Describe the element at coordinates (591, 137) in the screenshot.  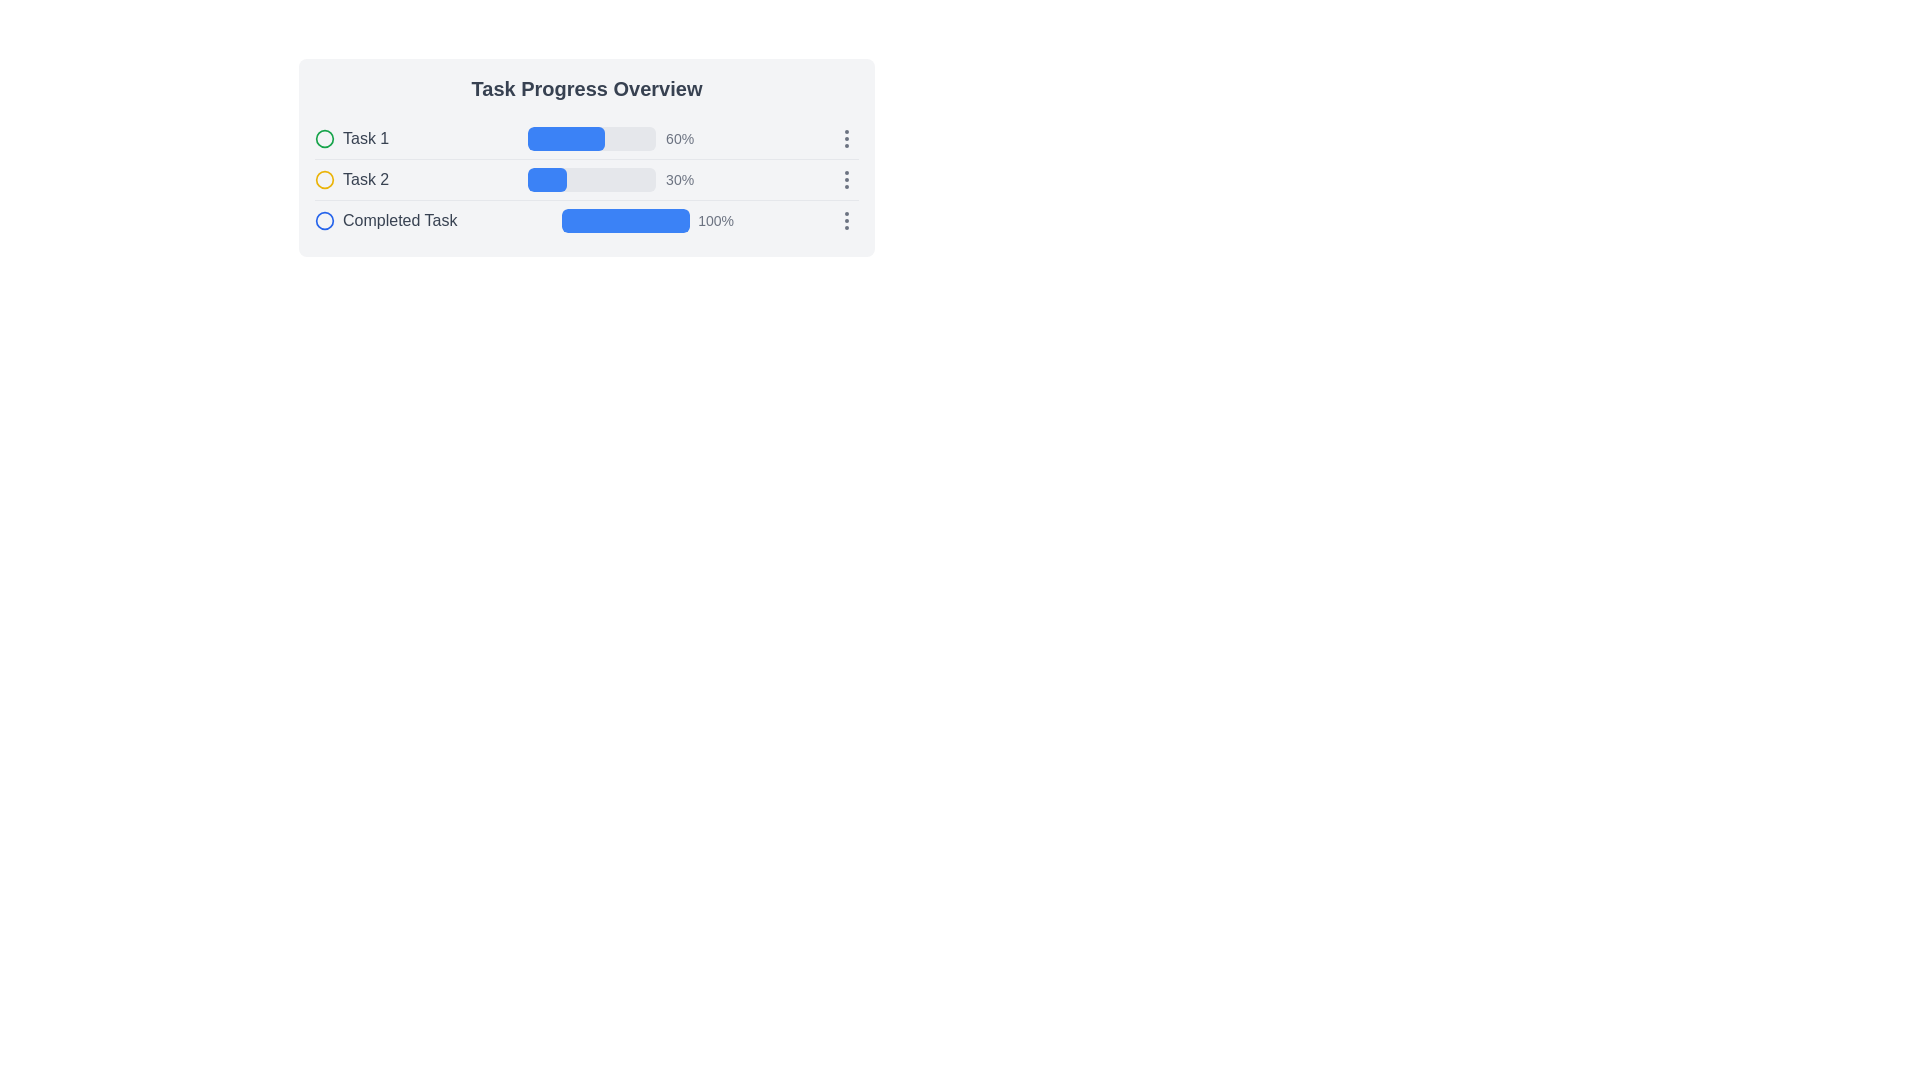
I see `the horizontal progress bar indicating 60% completion for 'Task 1' in the 'Task Progress Overview' table` at that location.